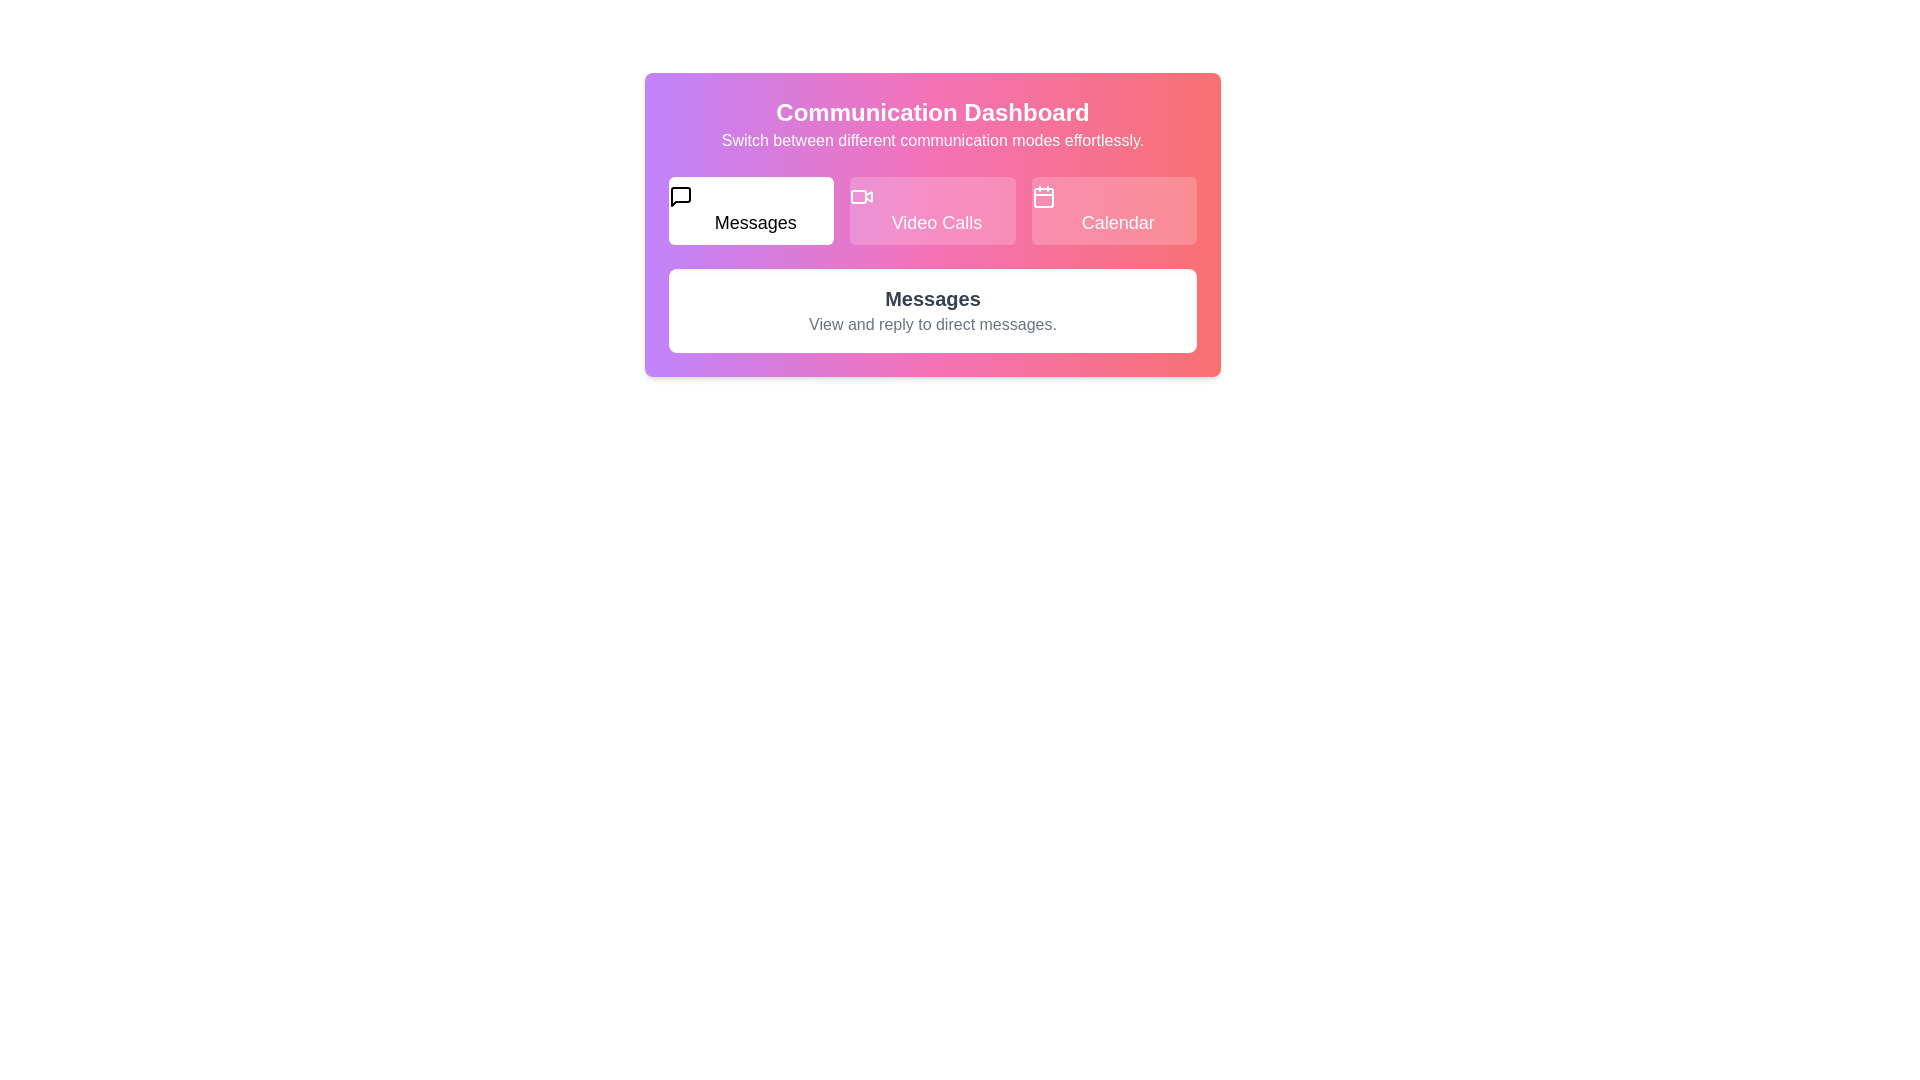 This screenshot has height=1080, width=1920. What do you see at coordinates (749, 211) in the screenshot?
I see `the Messages tab to view its content` at bounding box center [749, 211].